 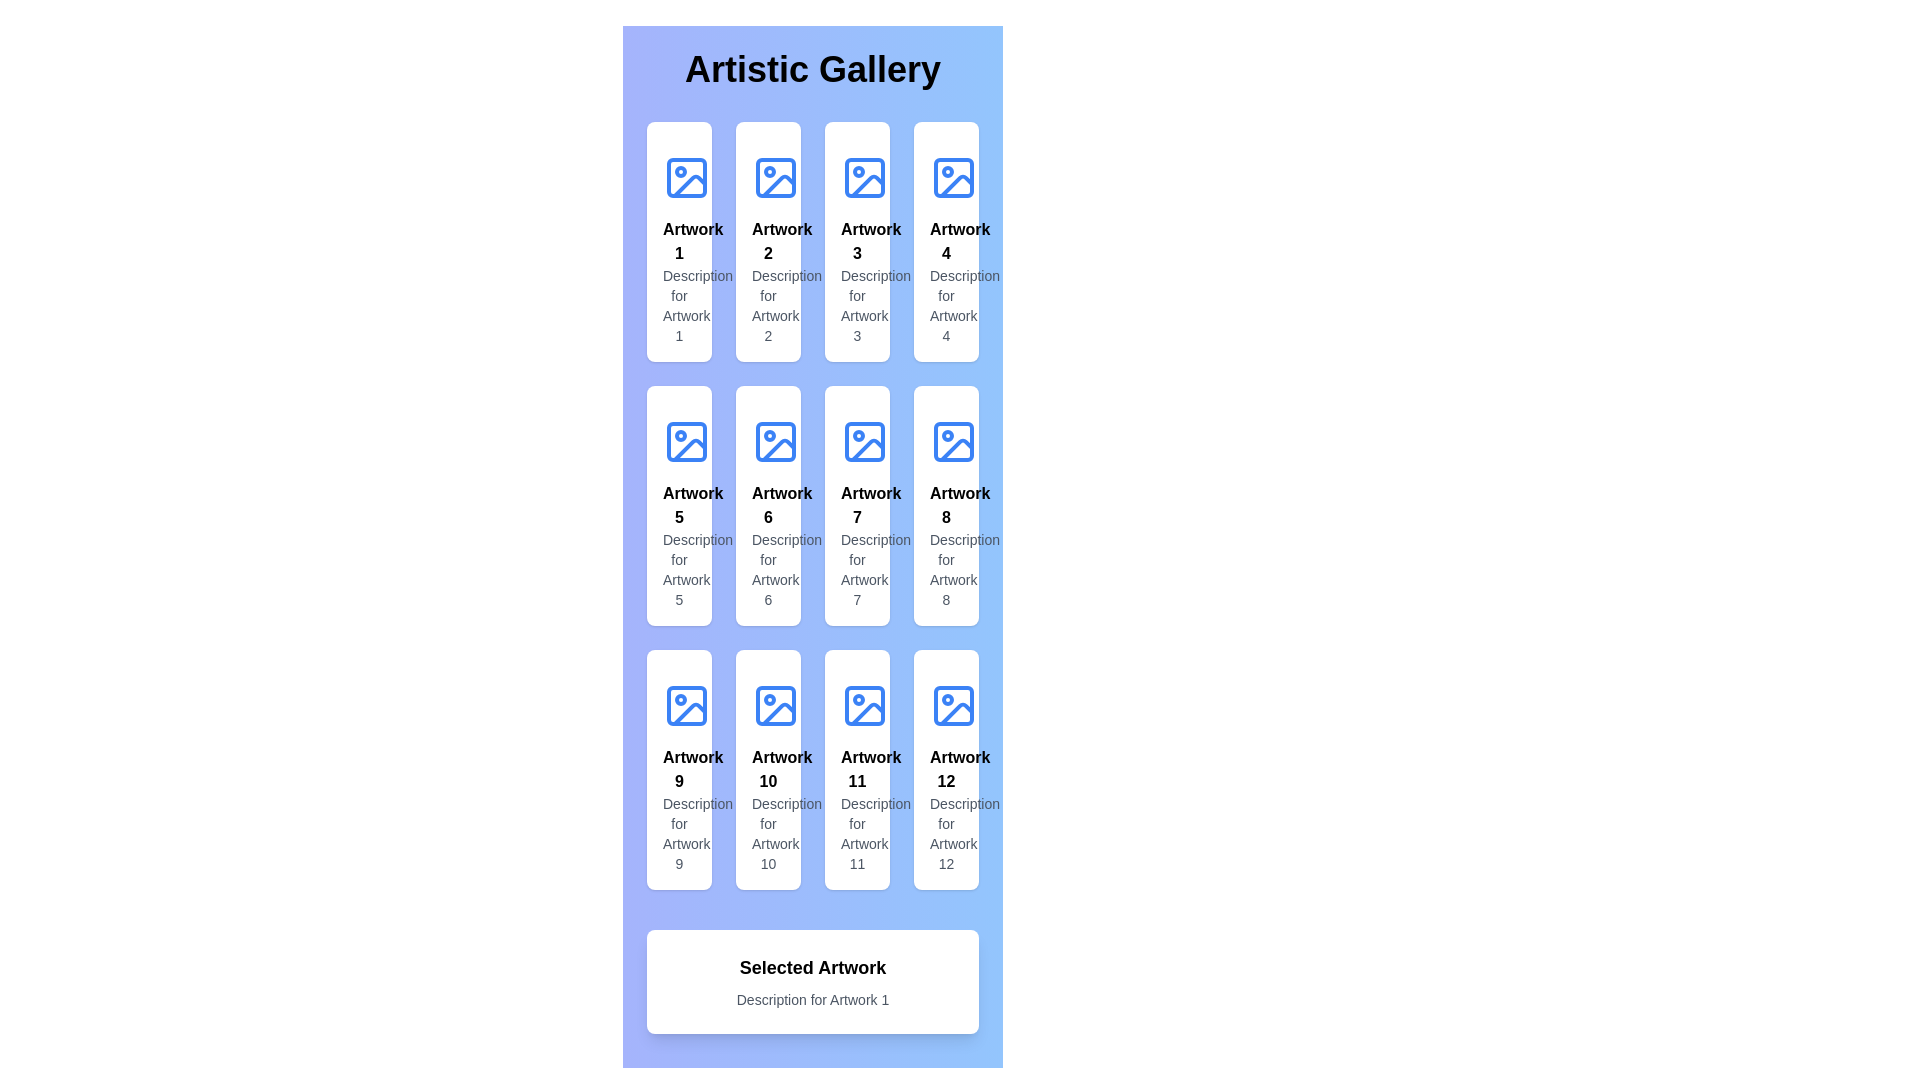 I want to click on the Text element displaying 'Artwork 8' located in the third row and last column of the grid, so click(x=945, y=504).